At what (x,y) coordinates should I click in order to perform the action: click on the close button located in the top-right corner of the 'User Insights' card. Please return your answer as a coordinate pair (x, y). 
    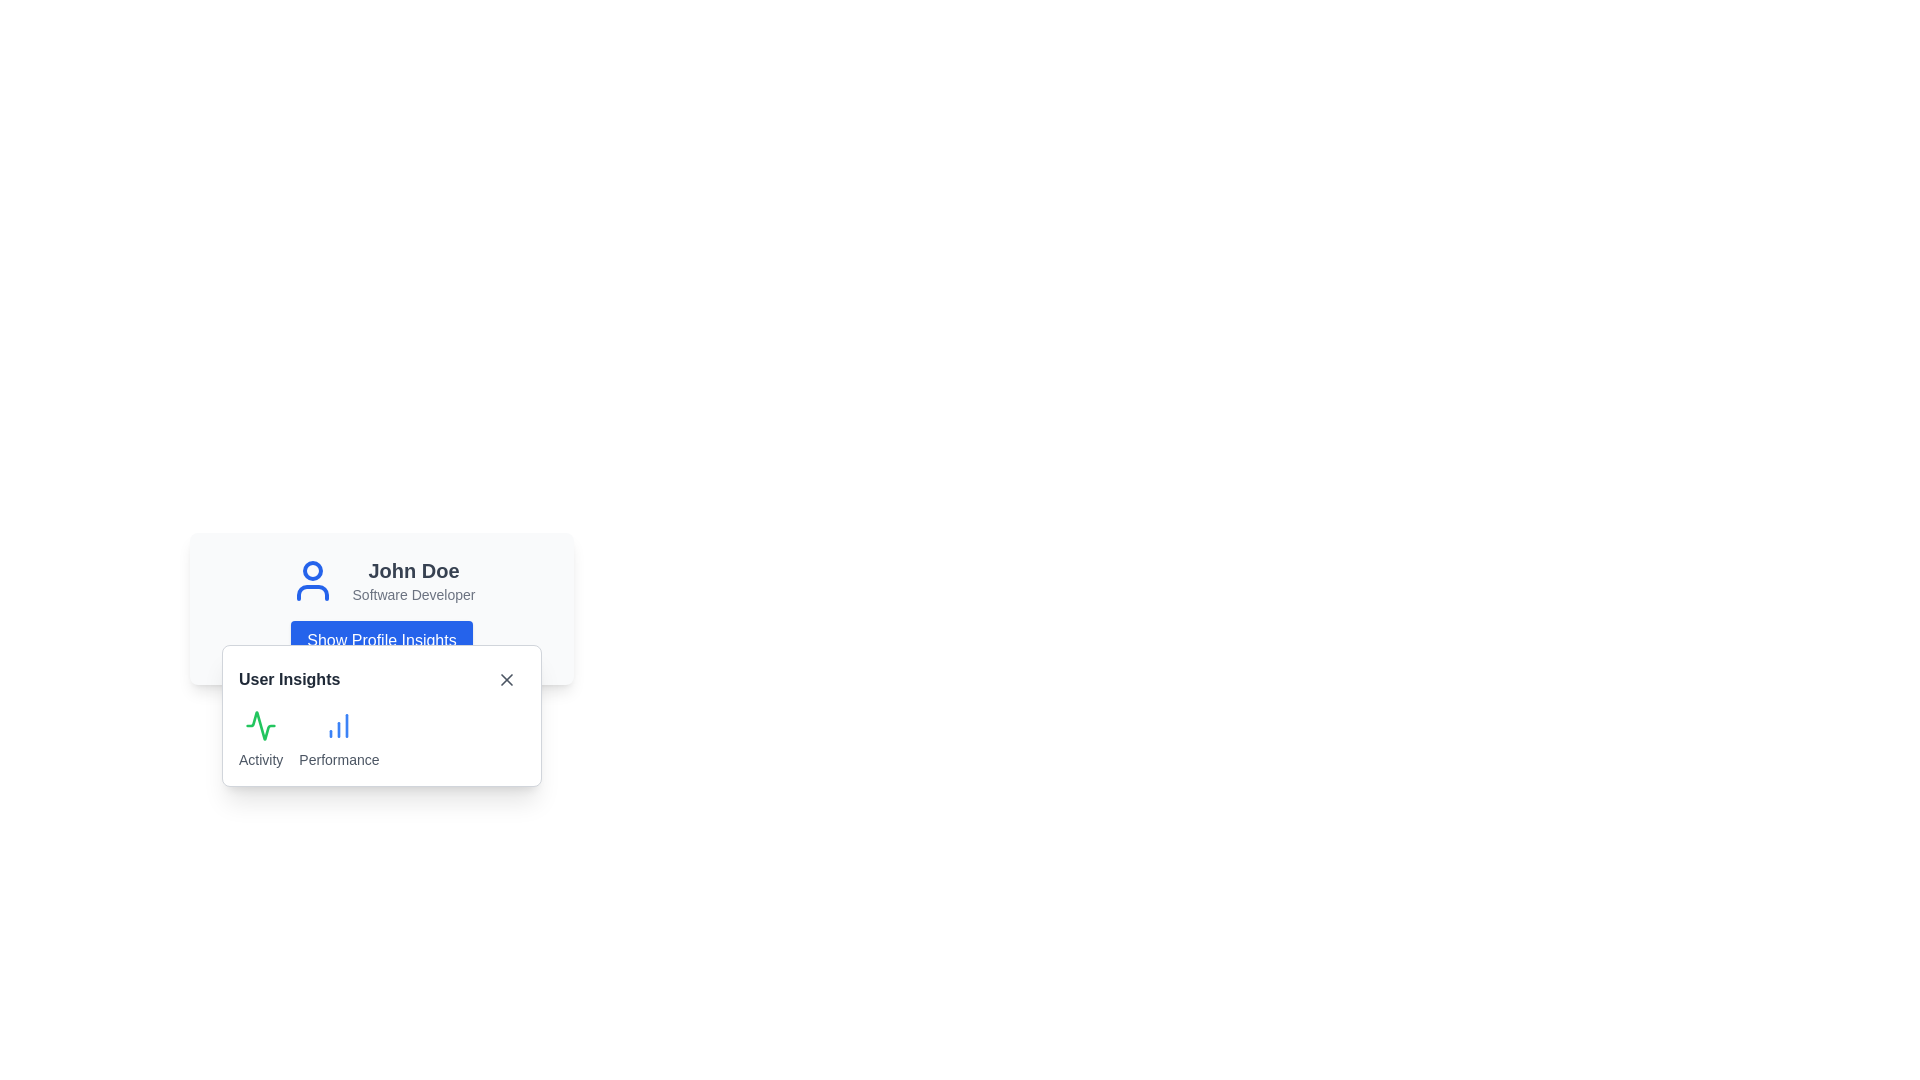
    Looking at the image, I should click on (507, 678).